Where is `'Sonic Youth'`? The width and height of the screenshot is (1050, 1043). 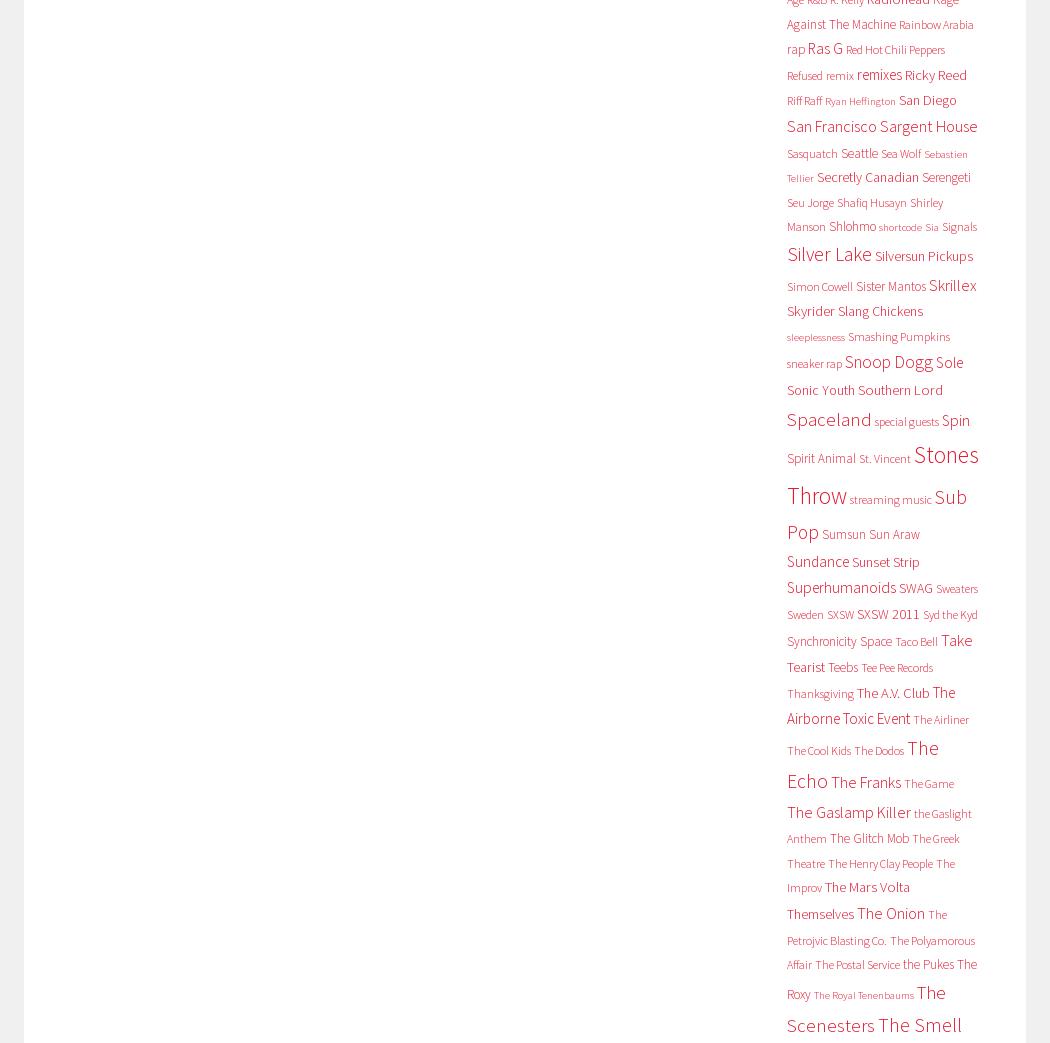 'Sonic Youth' is located at coordinates (819, 389).